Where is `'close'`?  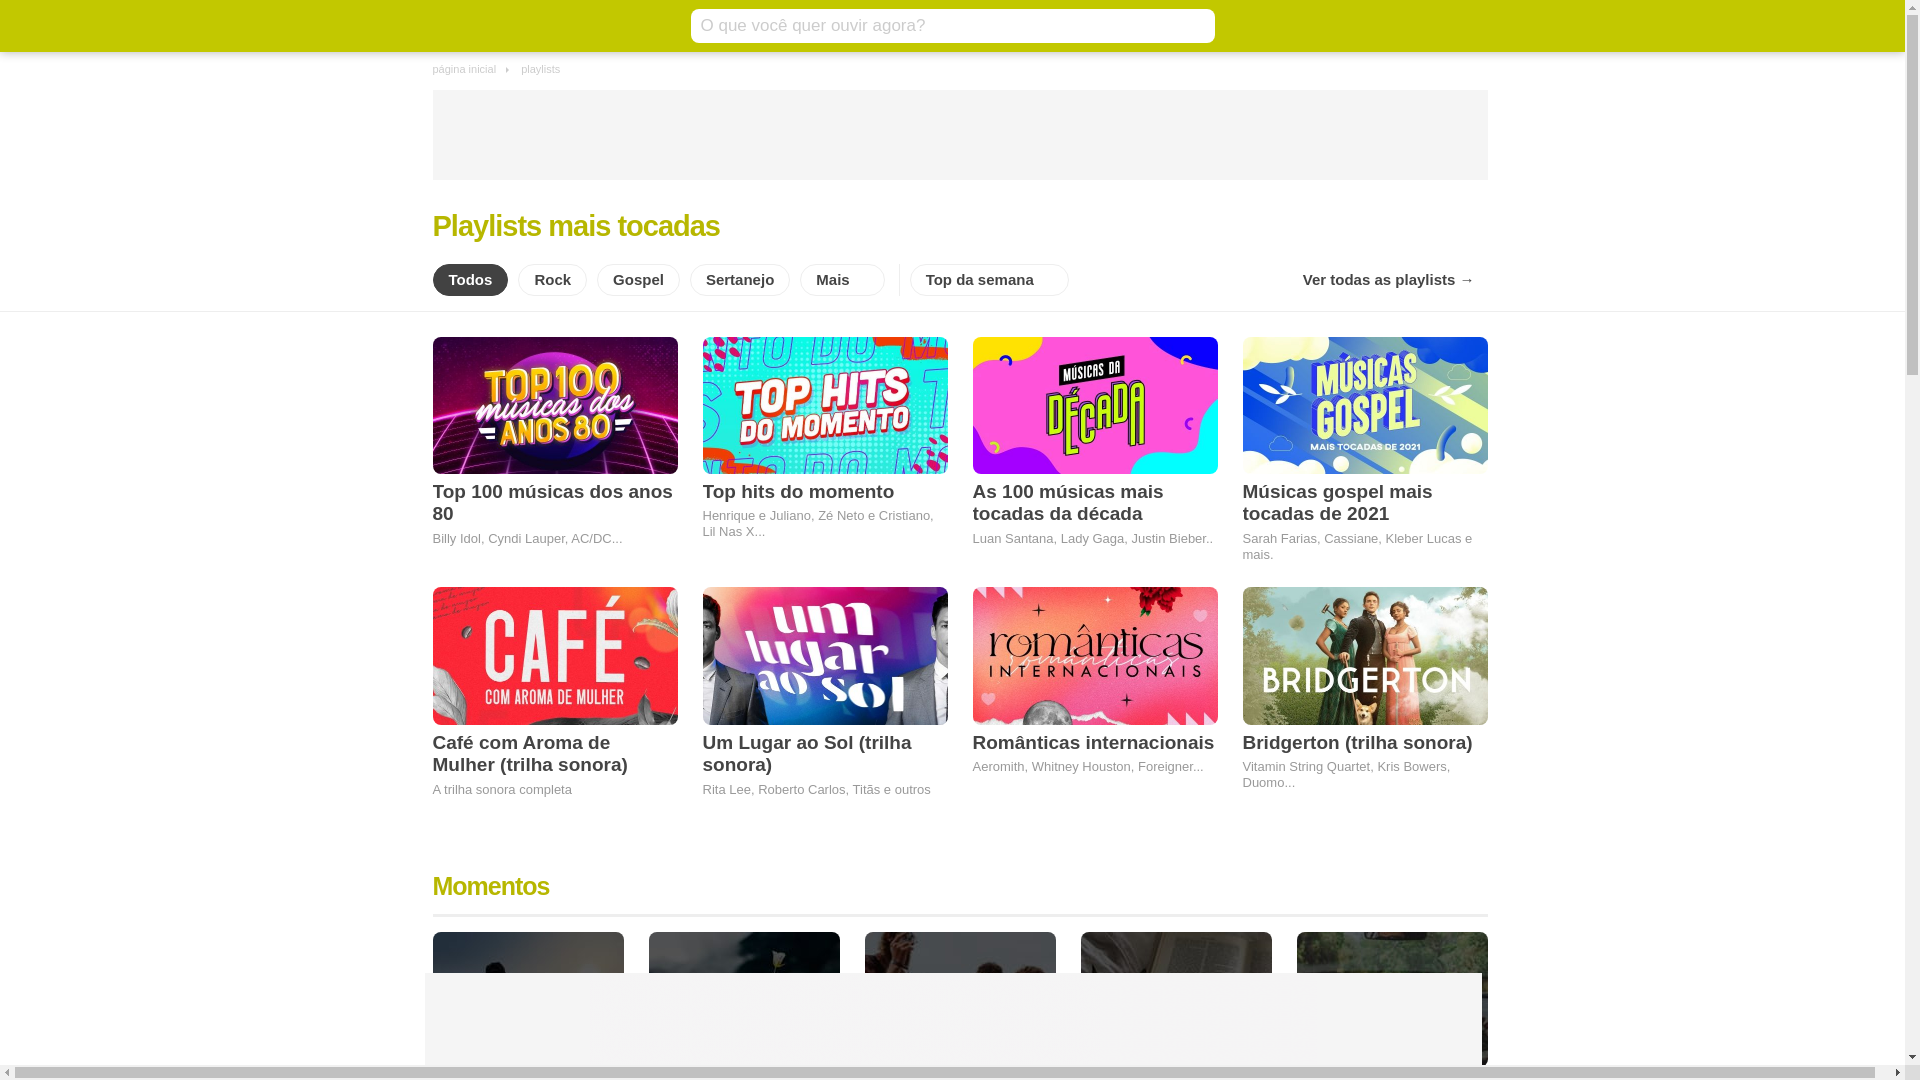
'close' is located at coordinates (1457, 960).